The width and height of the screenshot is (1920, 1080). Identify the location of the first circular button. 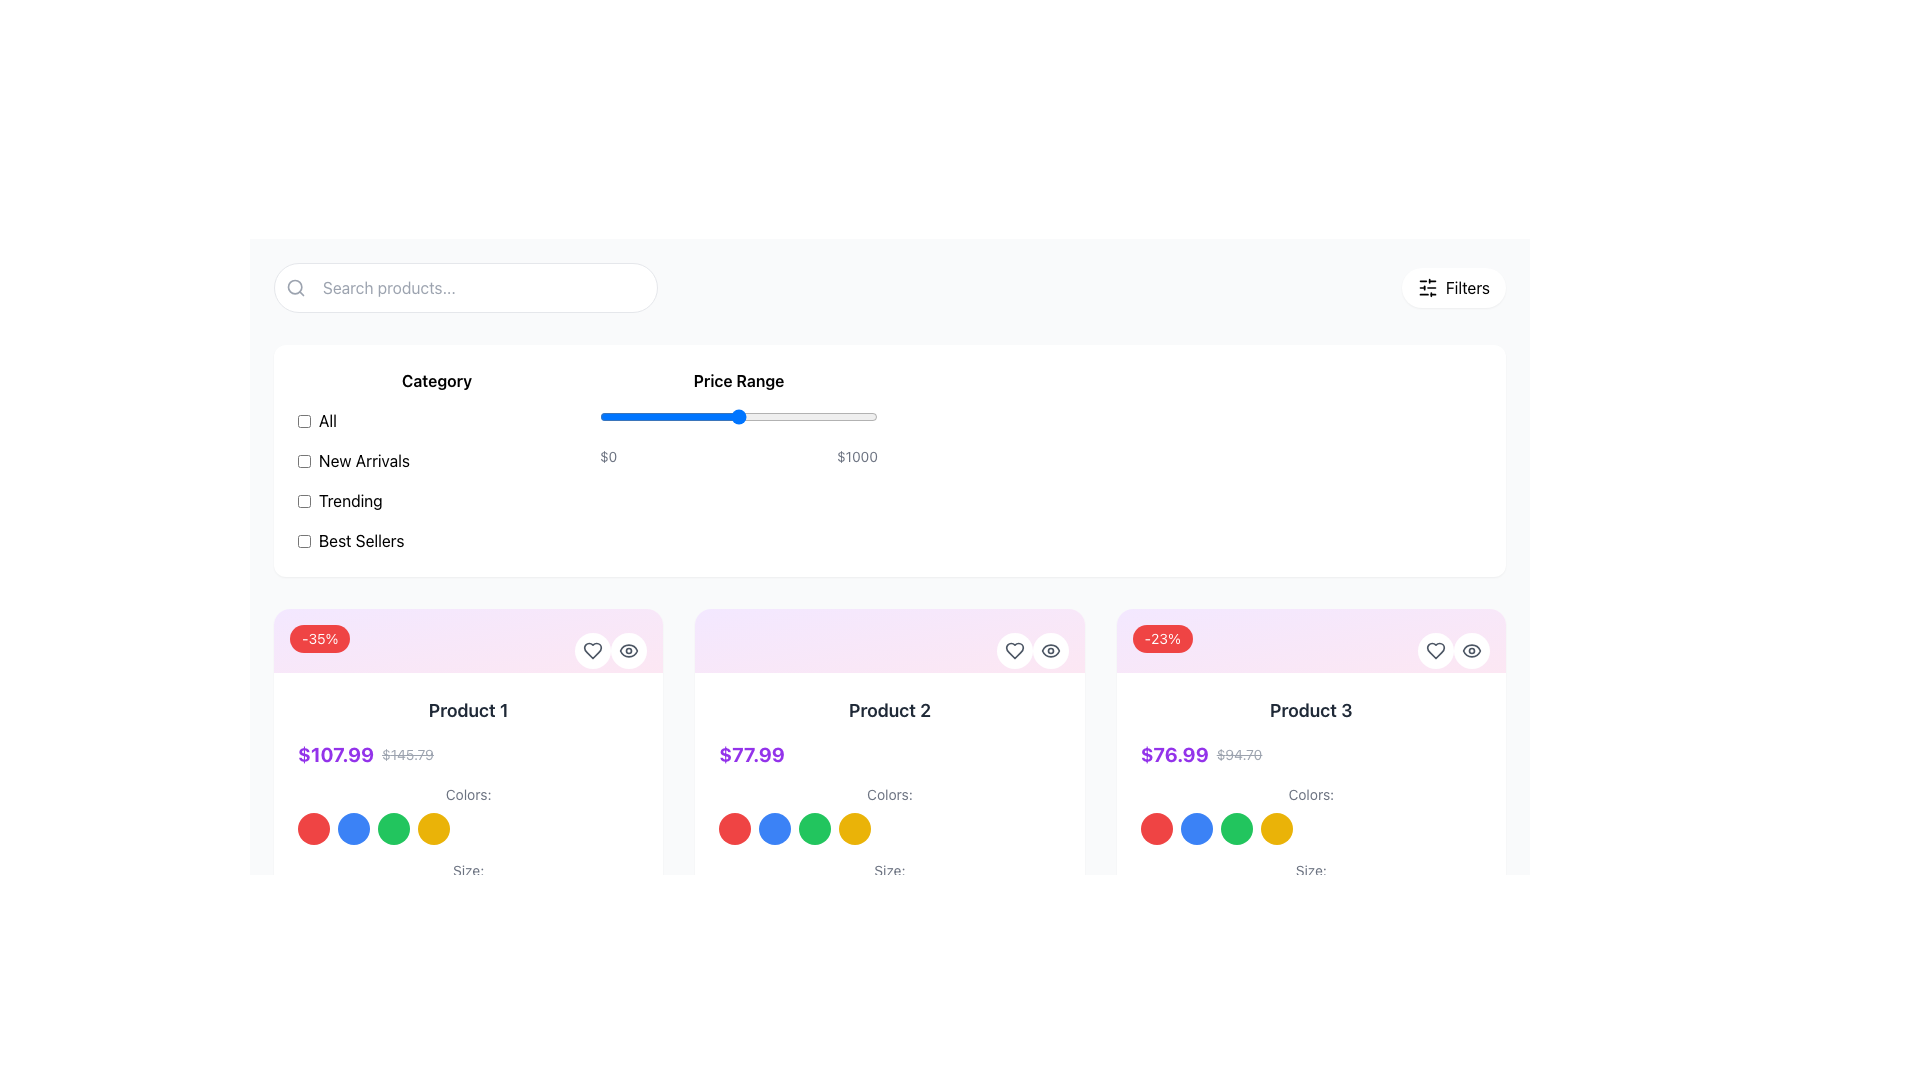
(312, 829).